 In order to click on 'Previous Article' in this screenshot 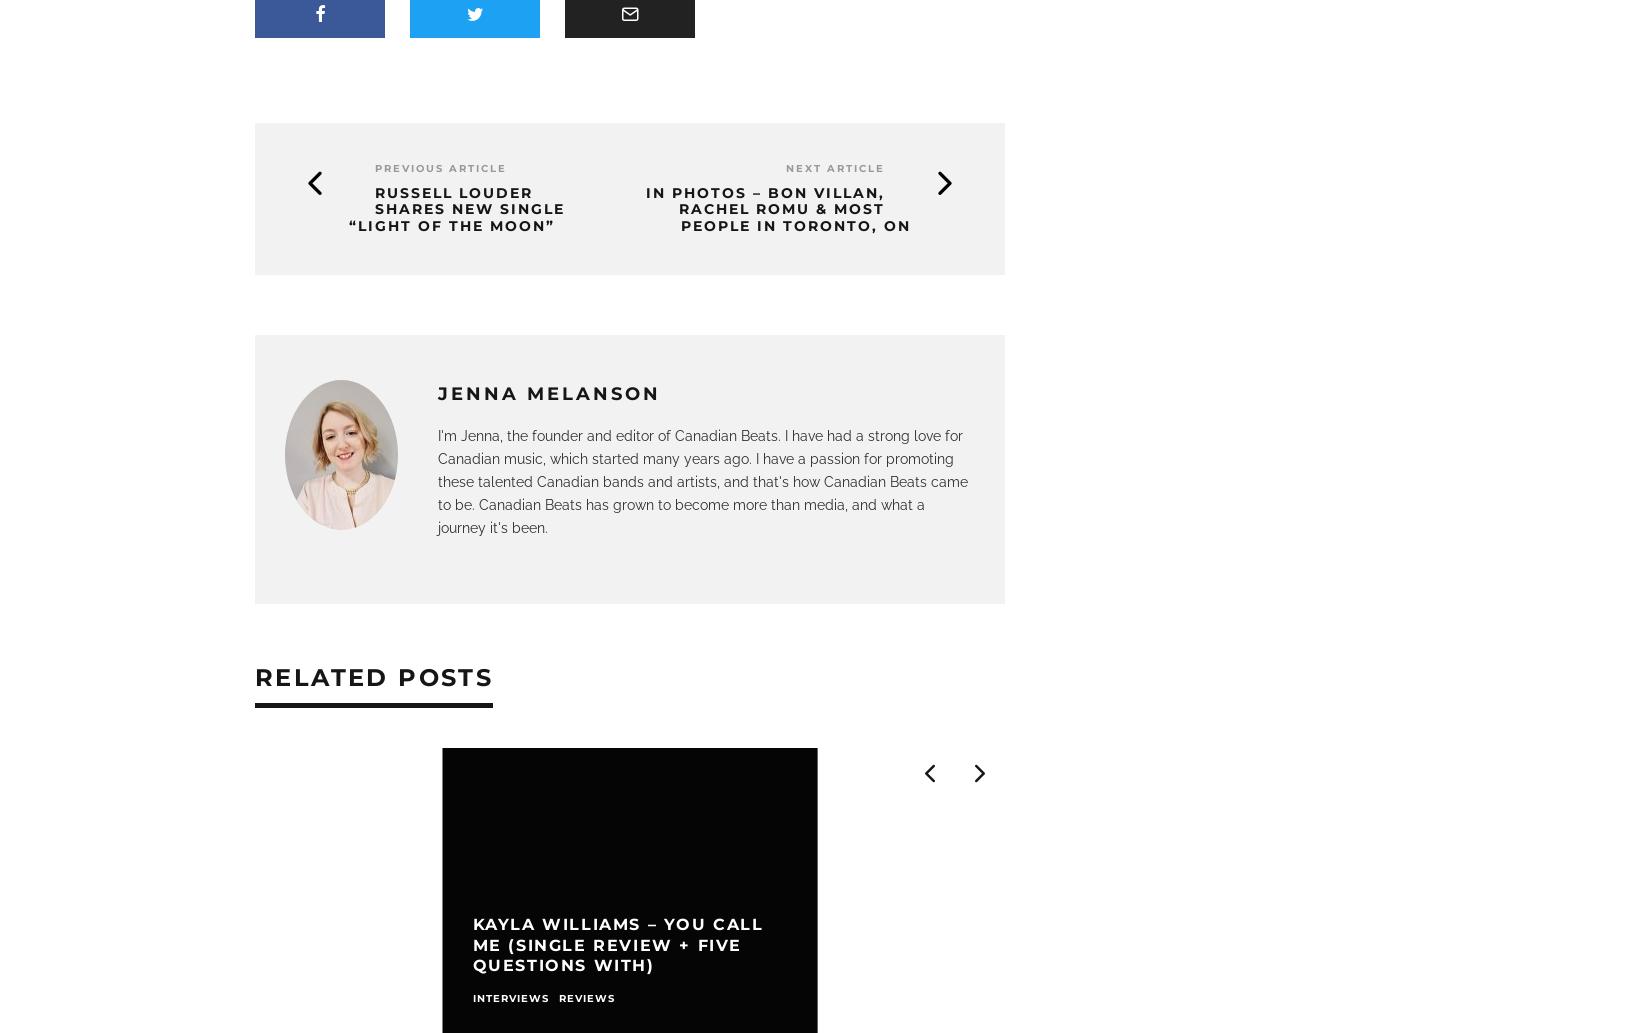, I will do `click(440, 167)`.